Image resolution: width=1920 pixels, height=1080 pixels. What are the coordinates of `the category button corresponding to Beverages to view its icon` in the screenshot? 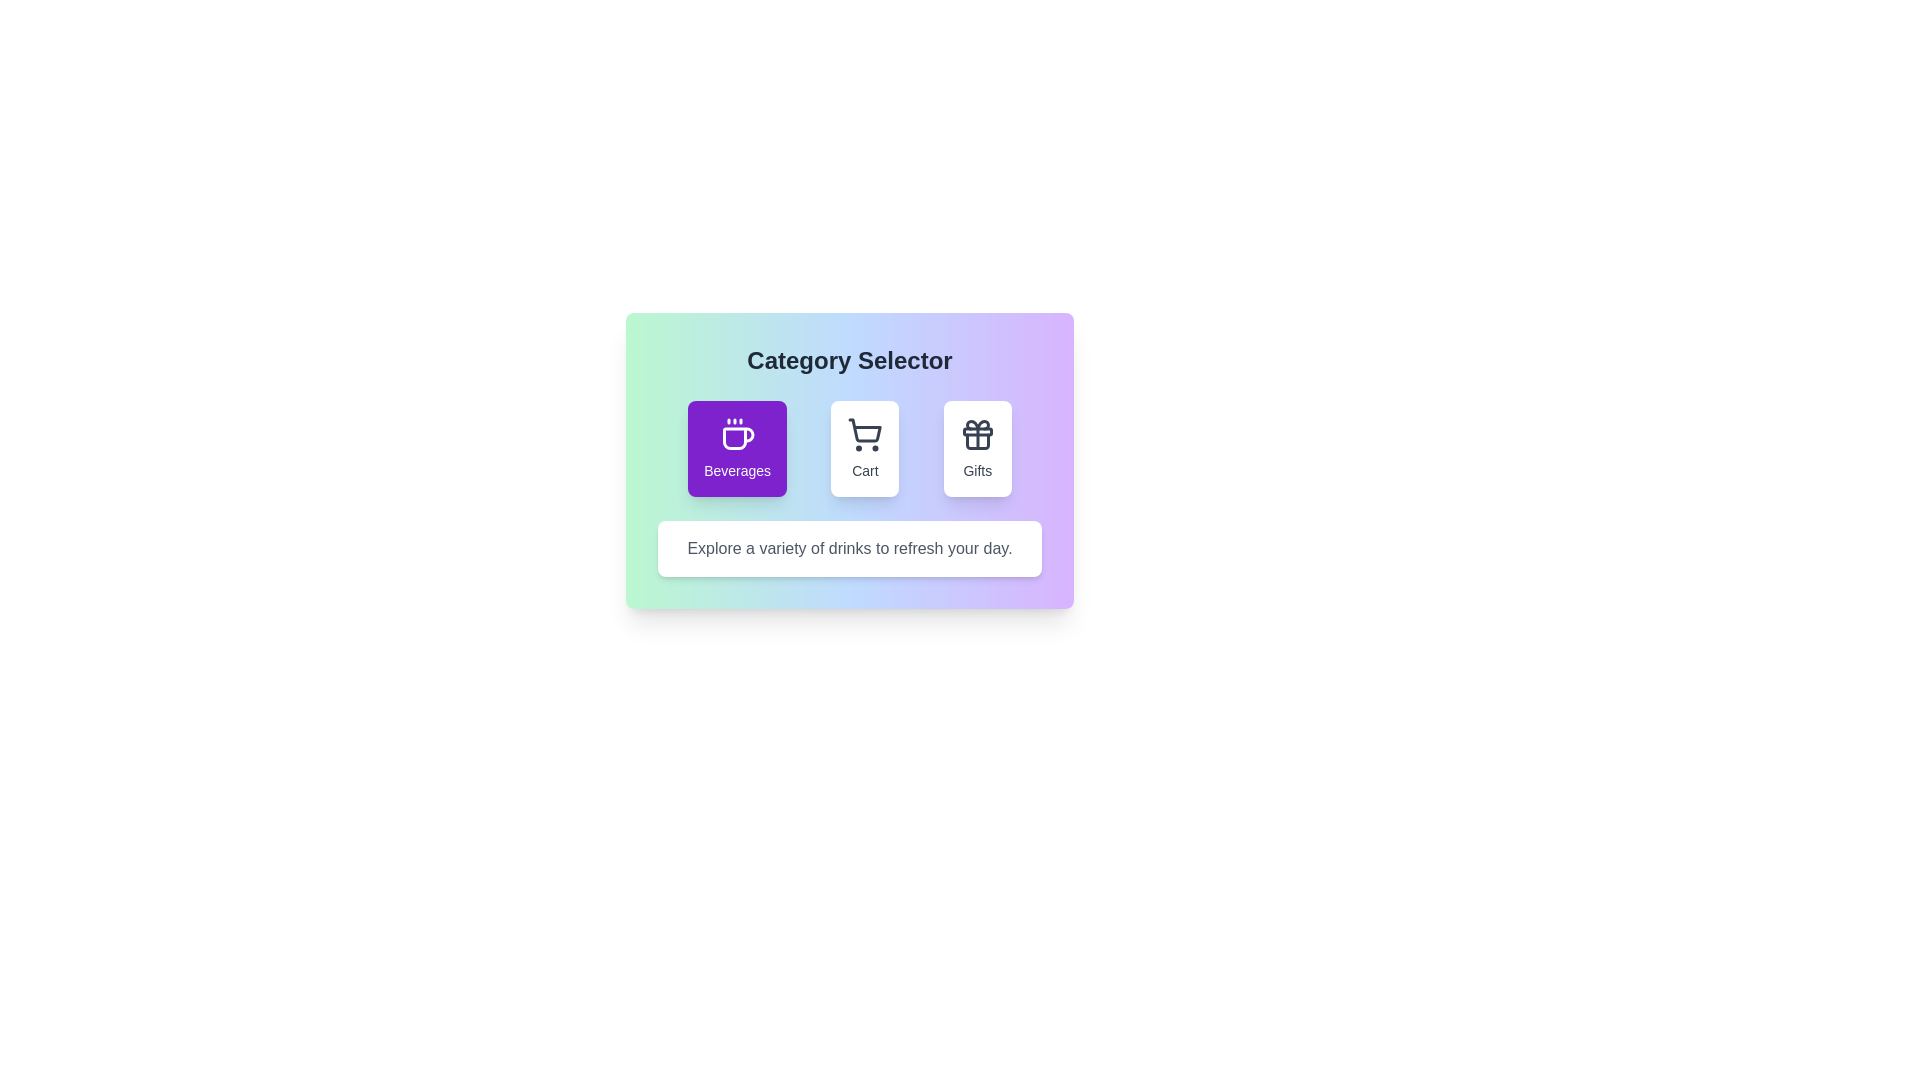 It's located at (736, 447).